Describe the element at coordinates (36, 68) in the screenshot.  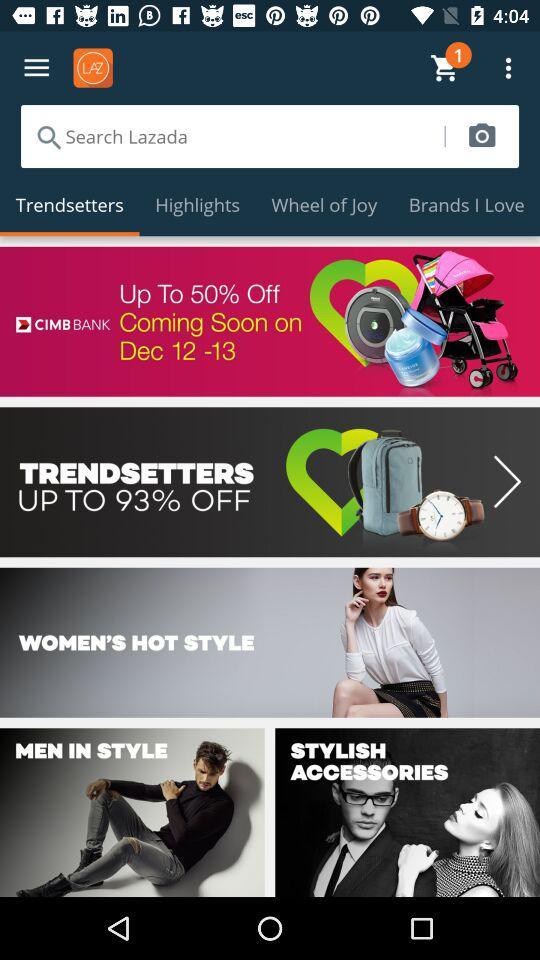
I see `menu` at that location.